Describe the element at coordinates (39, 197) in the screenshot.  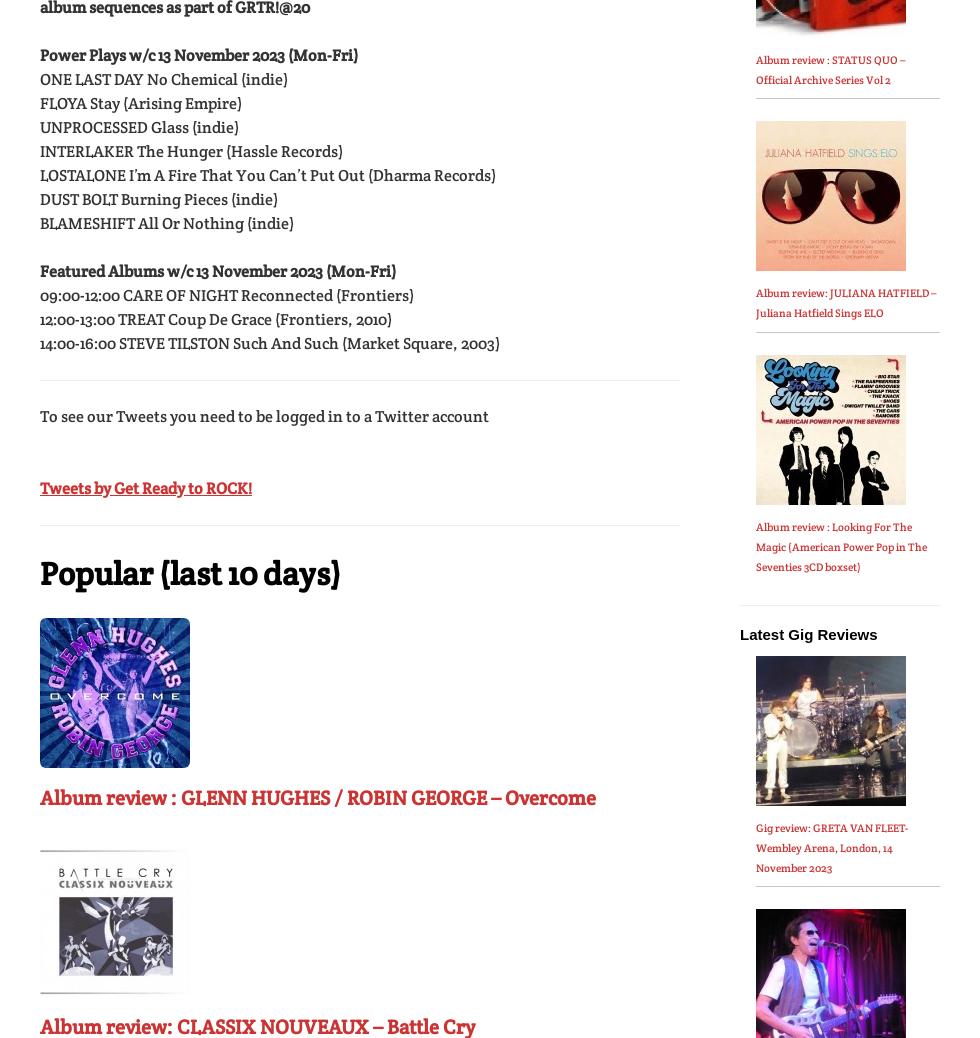
I see `'DUST BOLT Burning Pieces (indie)'` at that location.